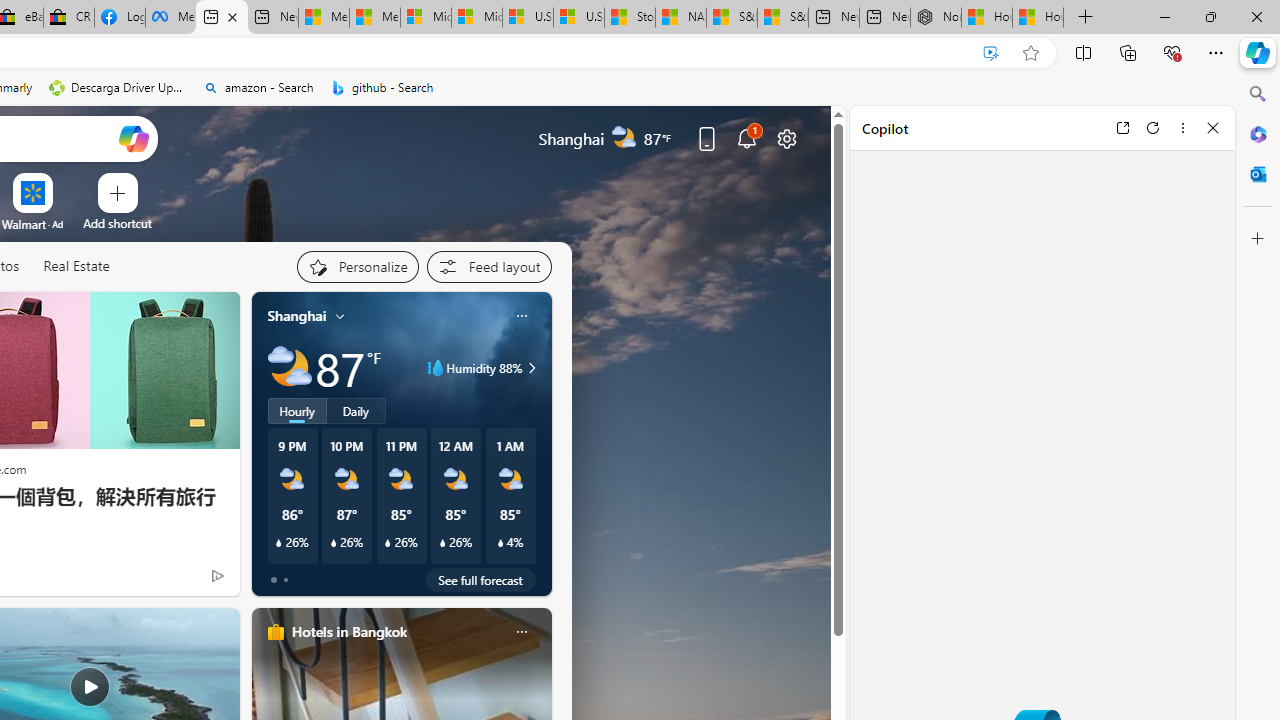 The image size is (1280, 720). What do you see at coordinates (116, 223) in the screenshot?
I see `'Add a site'` at bounding box center [116, 223].